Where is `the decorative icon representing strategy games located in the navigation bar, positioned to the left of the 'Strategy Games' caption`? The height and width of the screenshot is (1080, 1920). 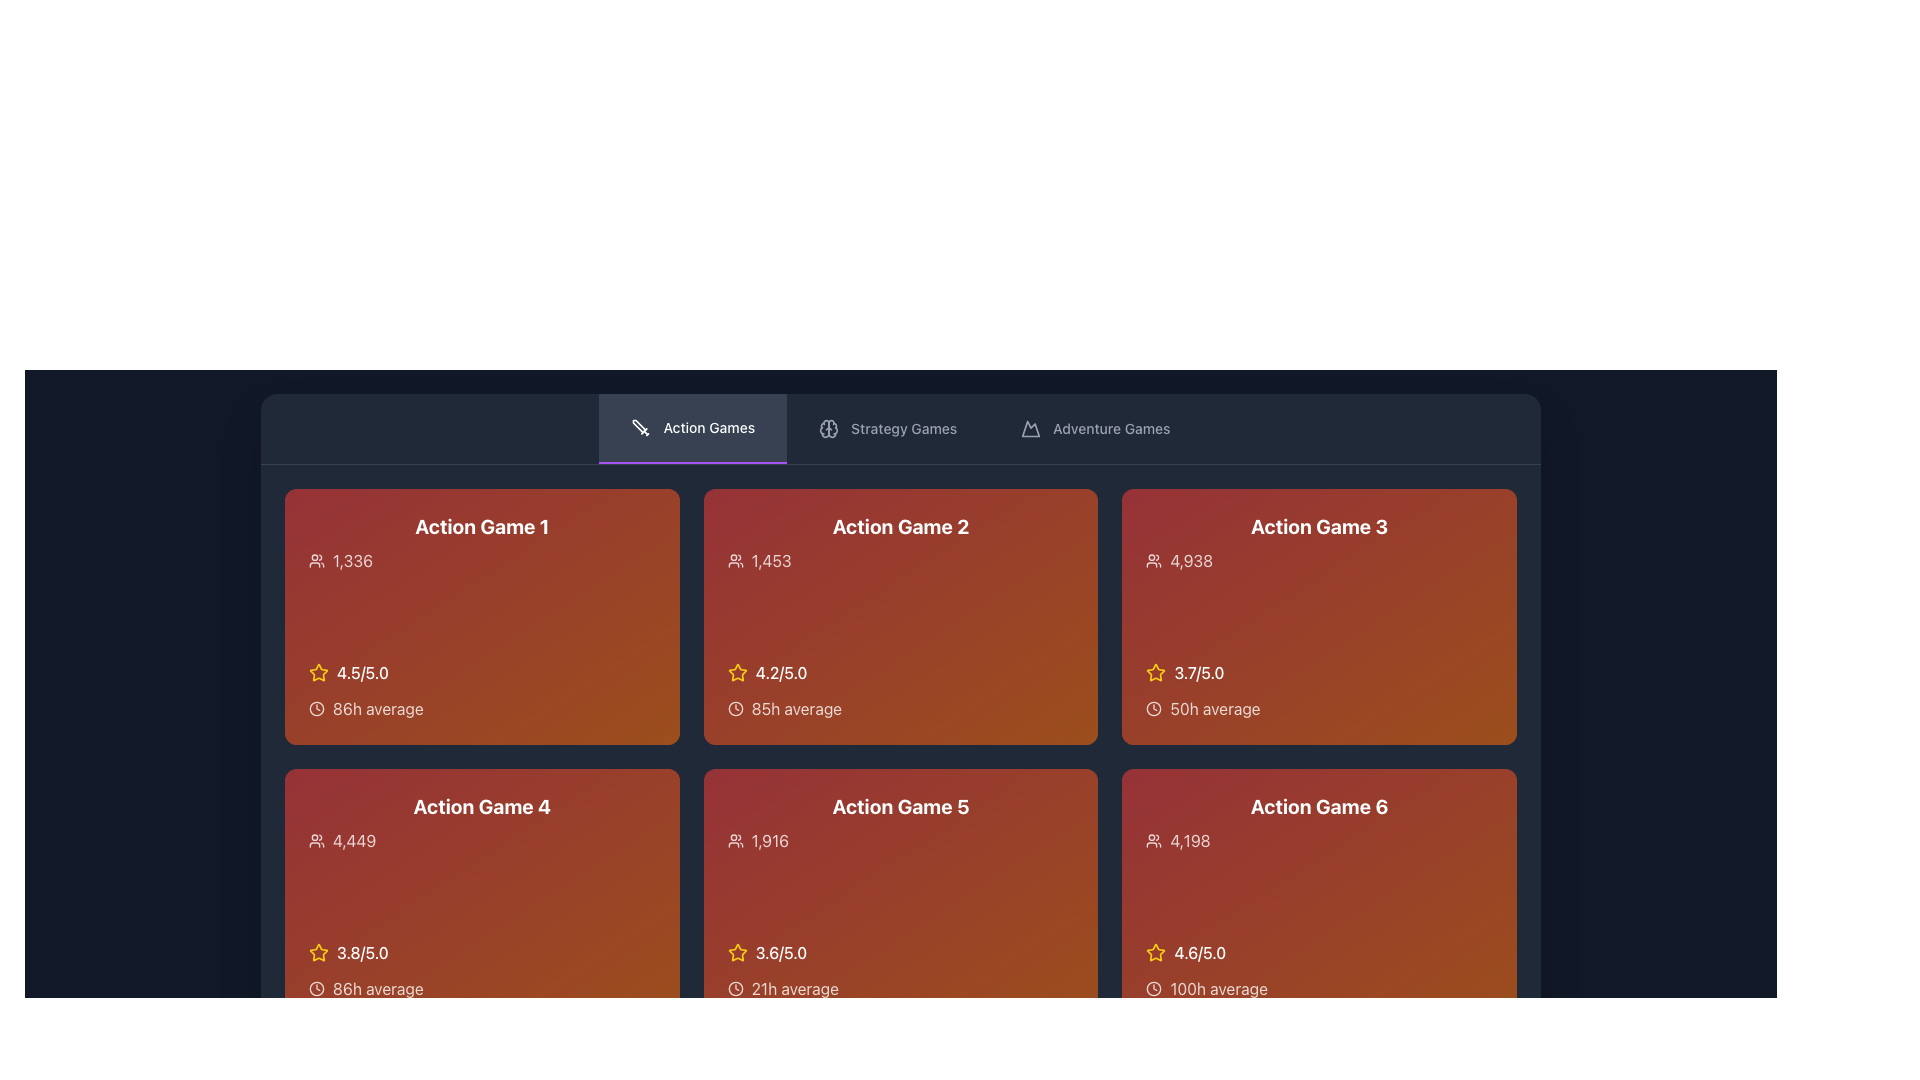
the decorative icon representing strategy games located in the navigation bar, positioned to the left of the 'Strategy Games' caption is located at coordinates (829, 427).